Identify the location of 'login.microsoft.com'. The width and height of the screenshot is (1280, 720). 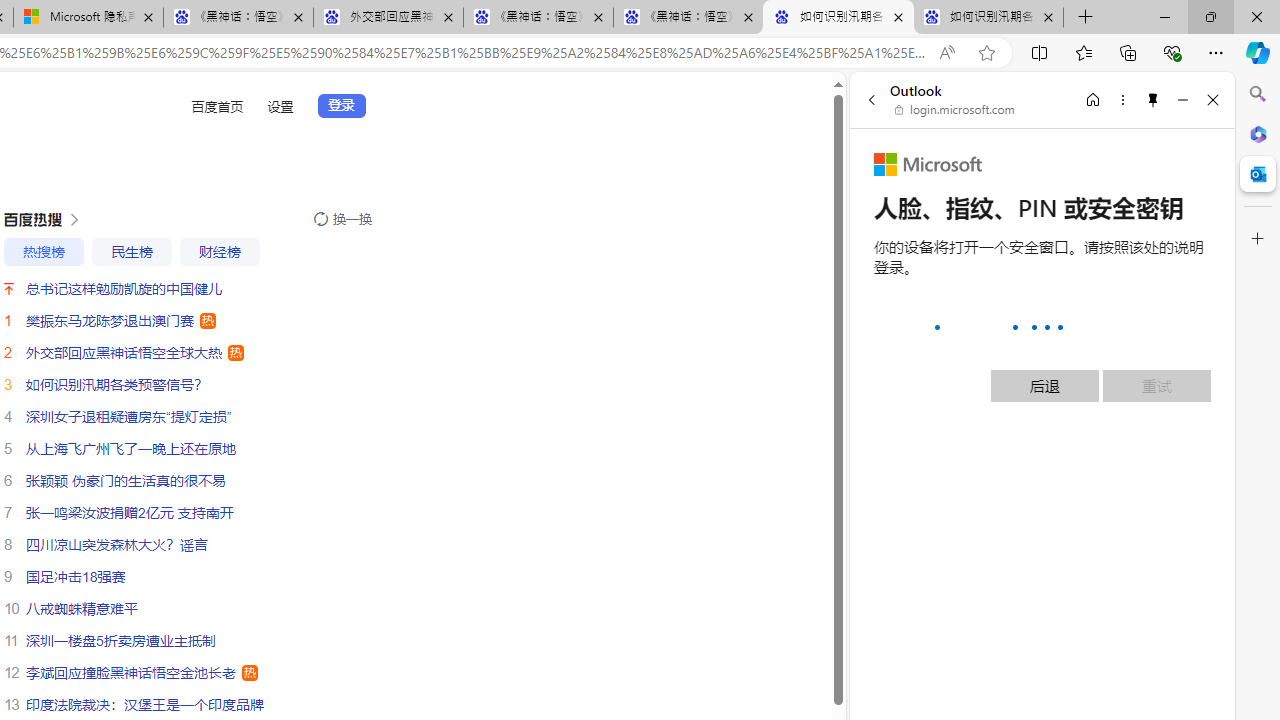
(954, 110).